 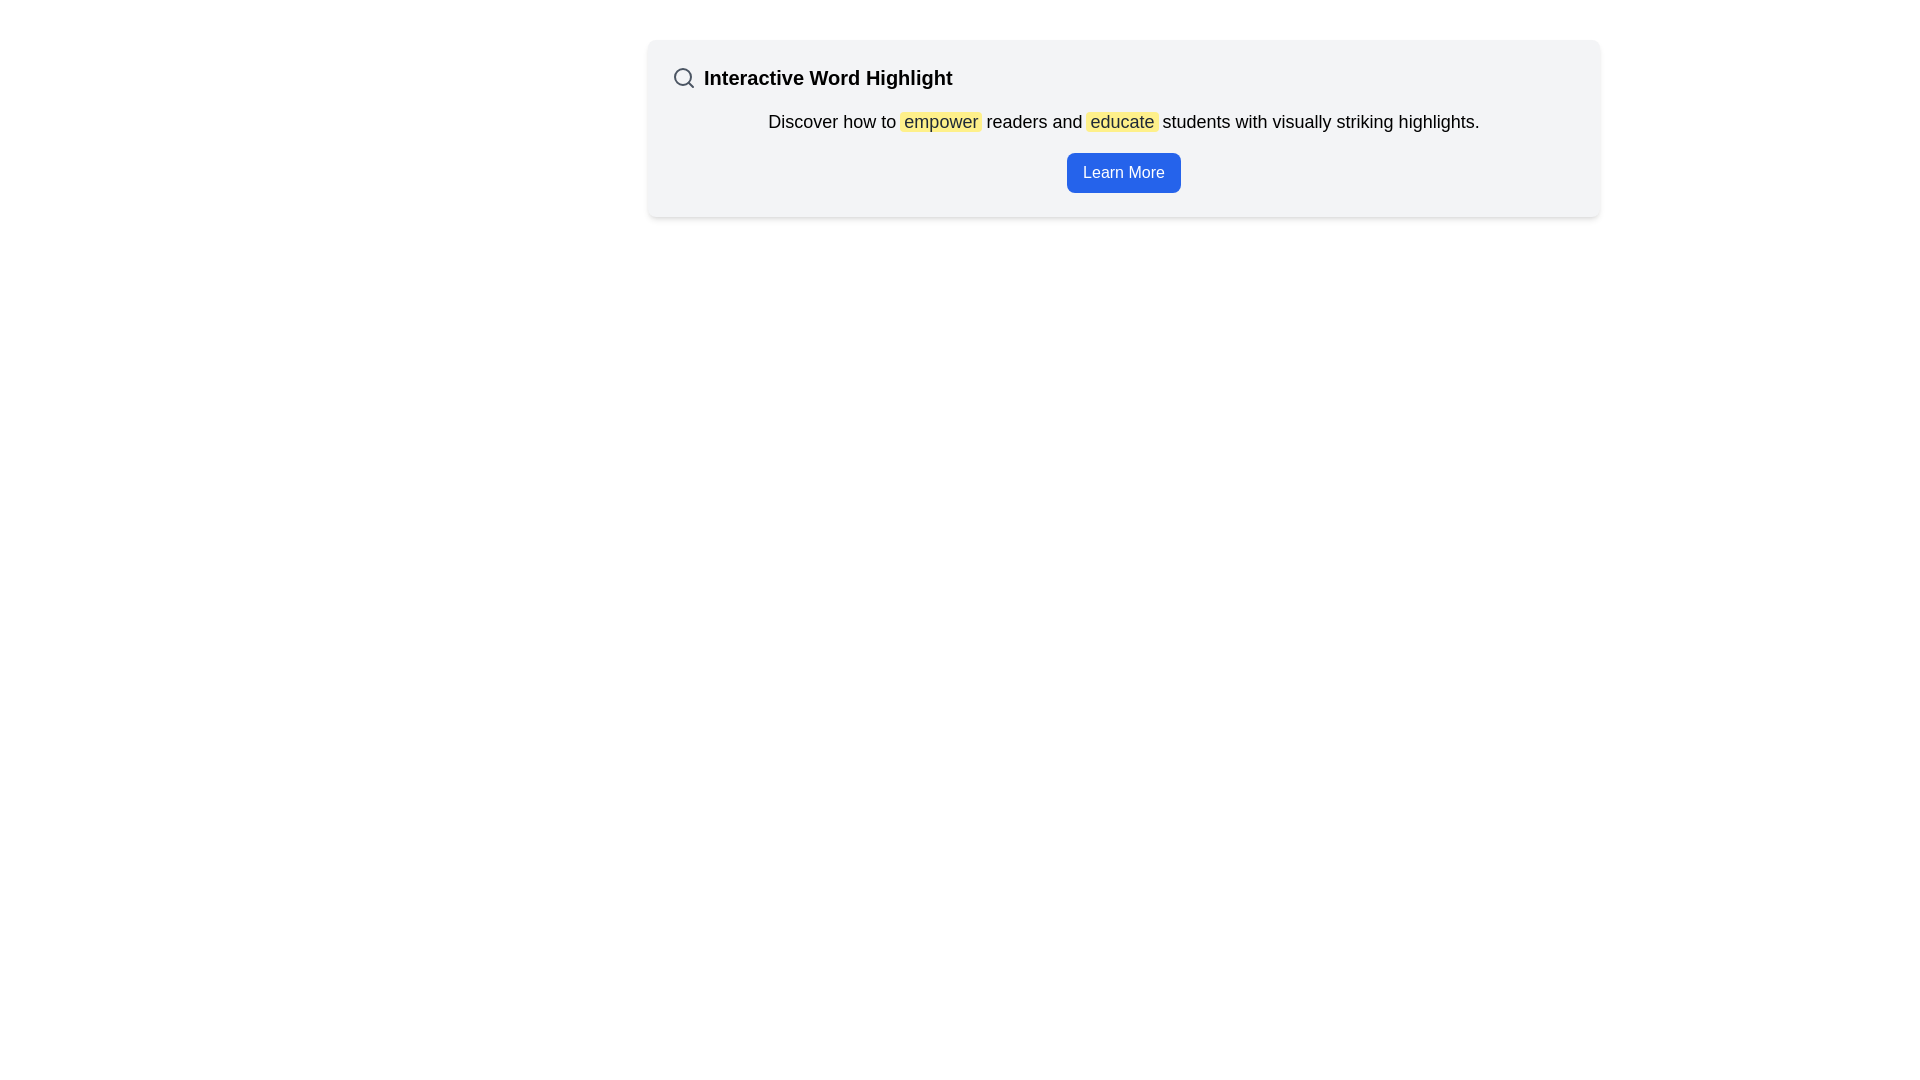 I want to click on the heading text located at the top left of the central layout area, positioned to the right of the magnifying glass icon, so click(x=828, y=76).